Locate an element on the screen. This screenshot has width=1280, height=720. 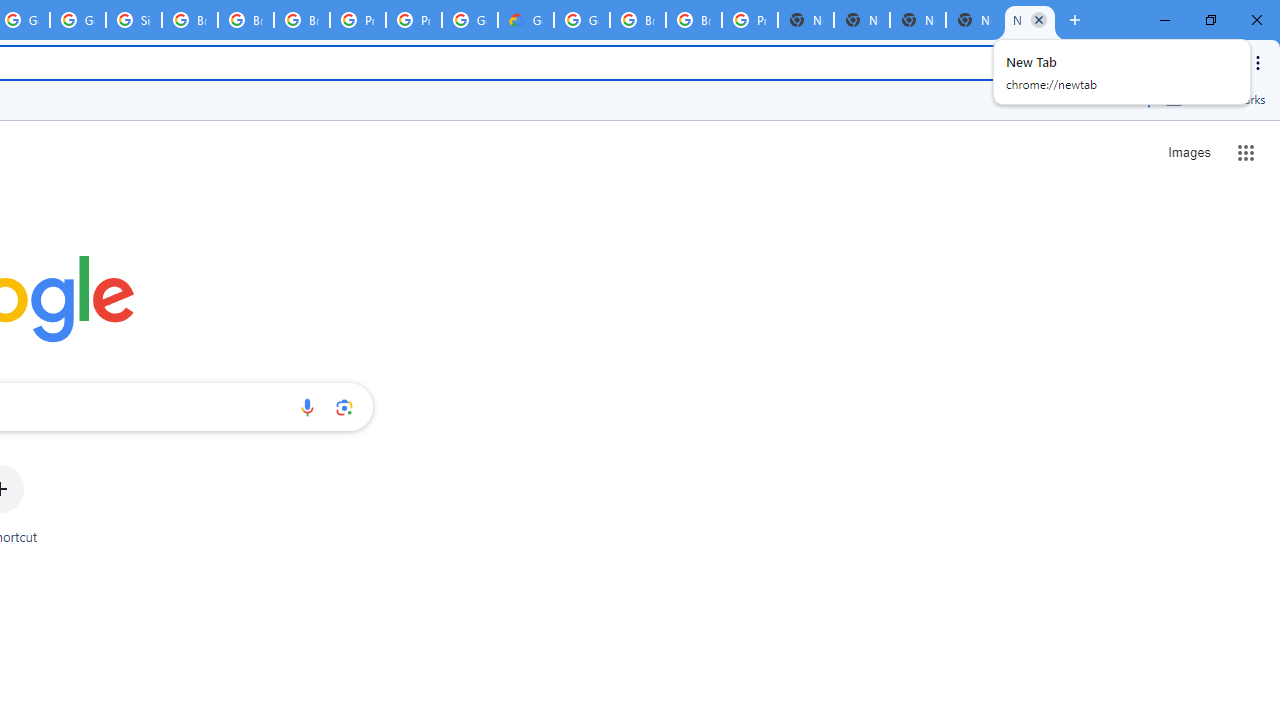
'Browse Chrome as a guest - Computer - Google Chrome Help' is located at coordinates (190, 20).